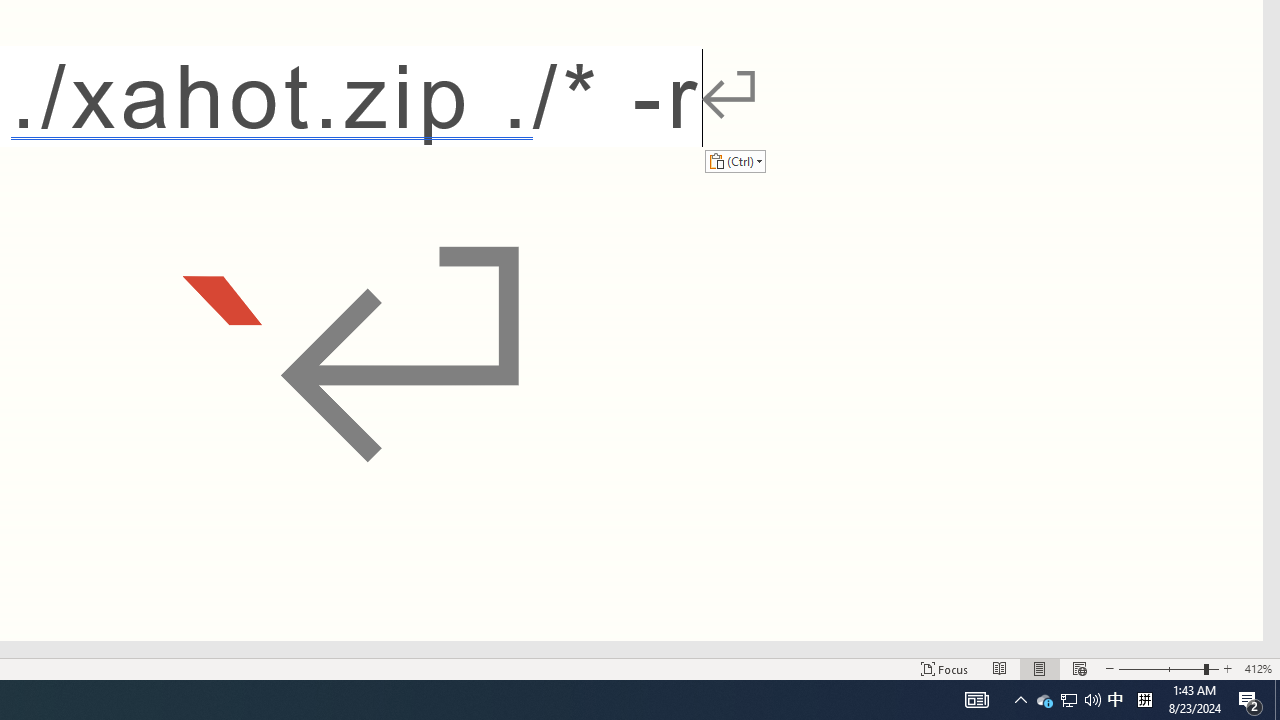 The width and height of the screenshot is (1280, 720). What do you see at coordinates (1257, 669) in the screenshot?
I see `'Zoom 412%'` at bounding box center [1257, 669].